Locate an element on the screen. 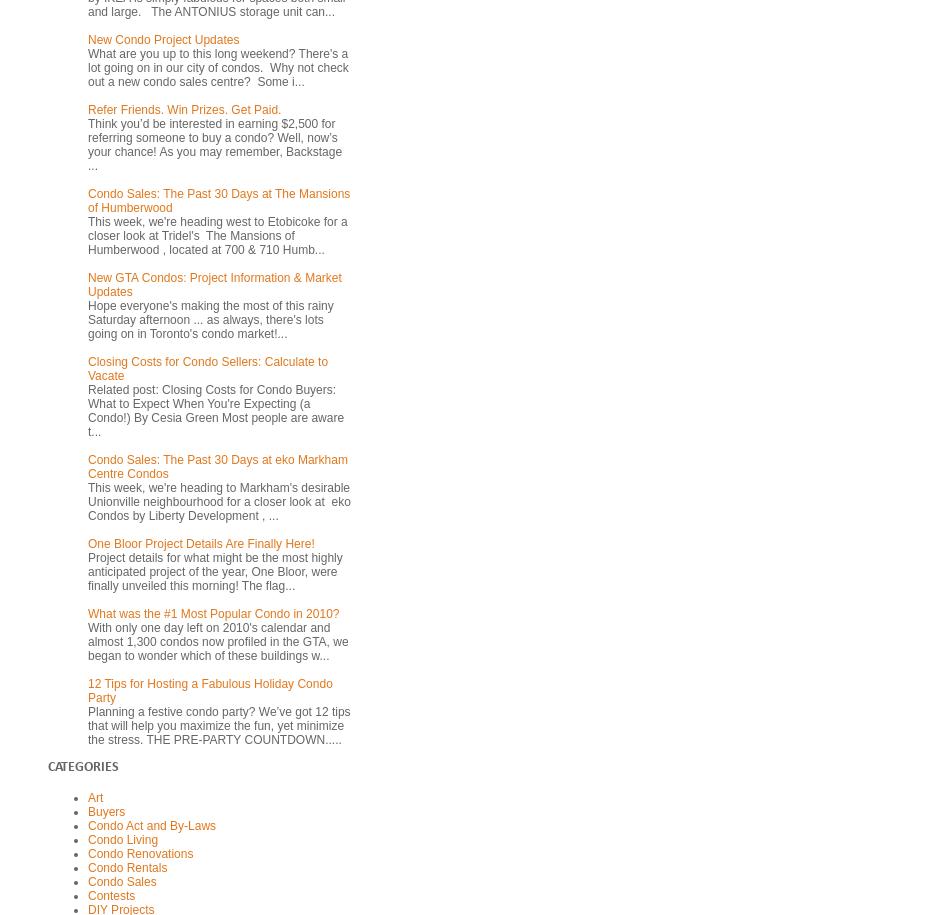 The image size is (938, 915). 'Condo Renovations' is located at coordinates (140, 852).